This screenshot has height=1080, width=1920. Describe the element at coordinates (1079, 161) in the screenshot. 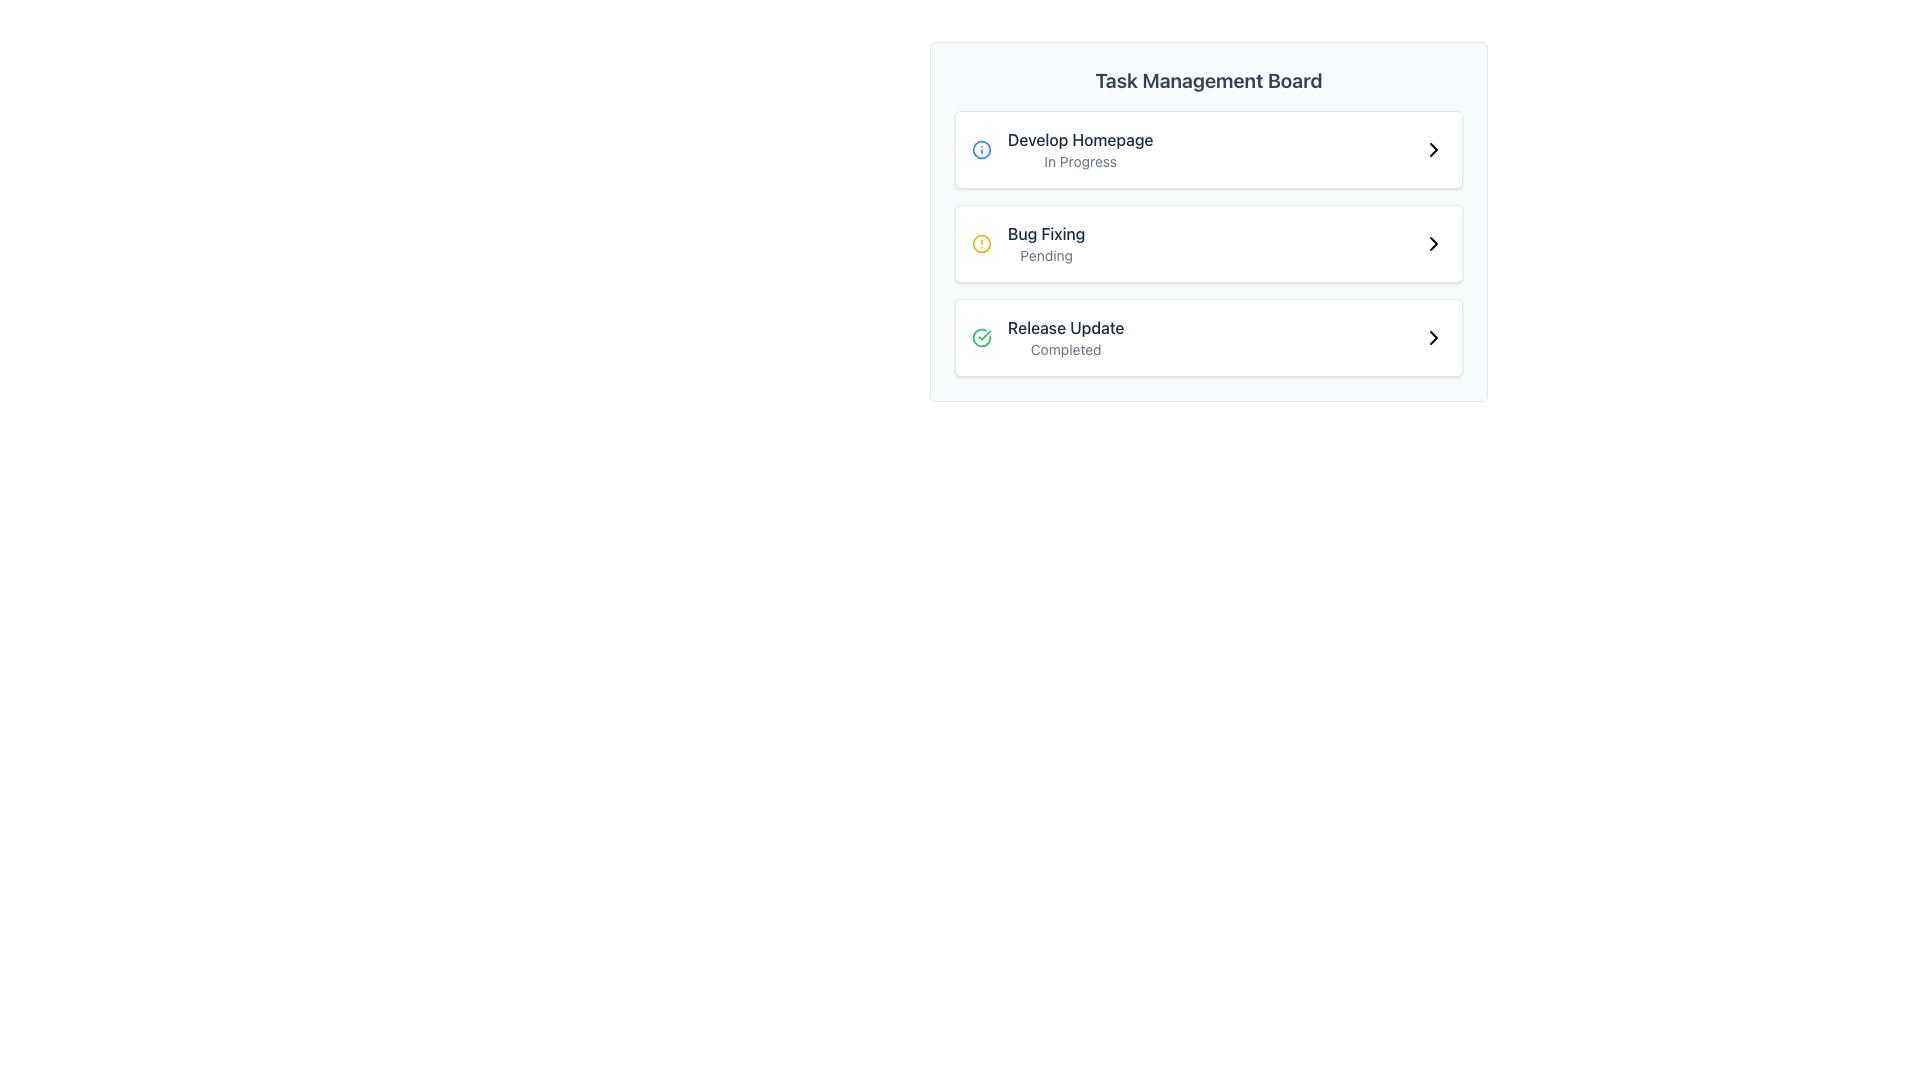

I see `status text label indicating the current state of the 'Develop Homepage' task, which is located directly below the corresponding task title in the Task Management Board` at that location.